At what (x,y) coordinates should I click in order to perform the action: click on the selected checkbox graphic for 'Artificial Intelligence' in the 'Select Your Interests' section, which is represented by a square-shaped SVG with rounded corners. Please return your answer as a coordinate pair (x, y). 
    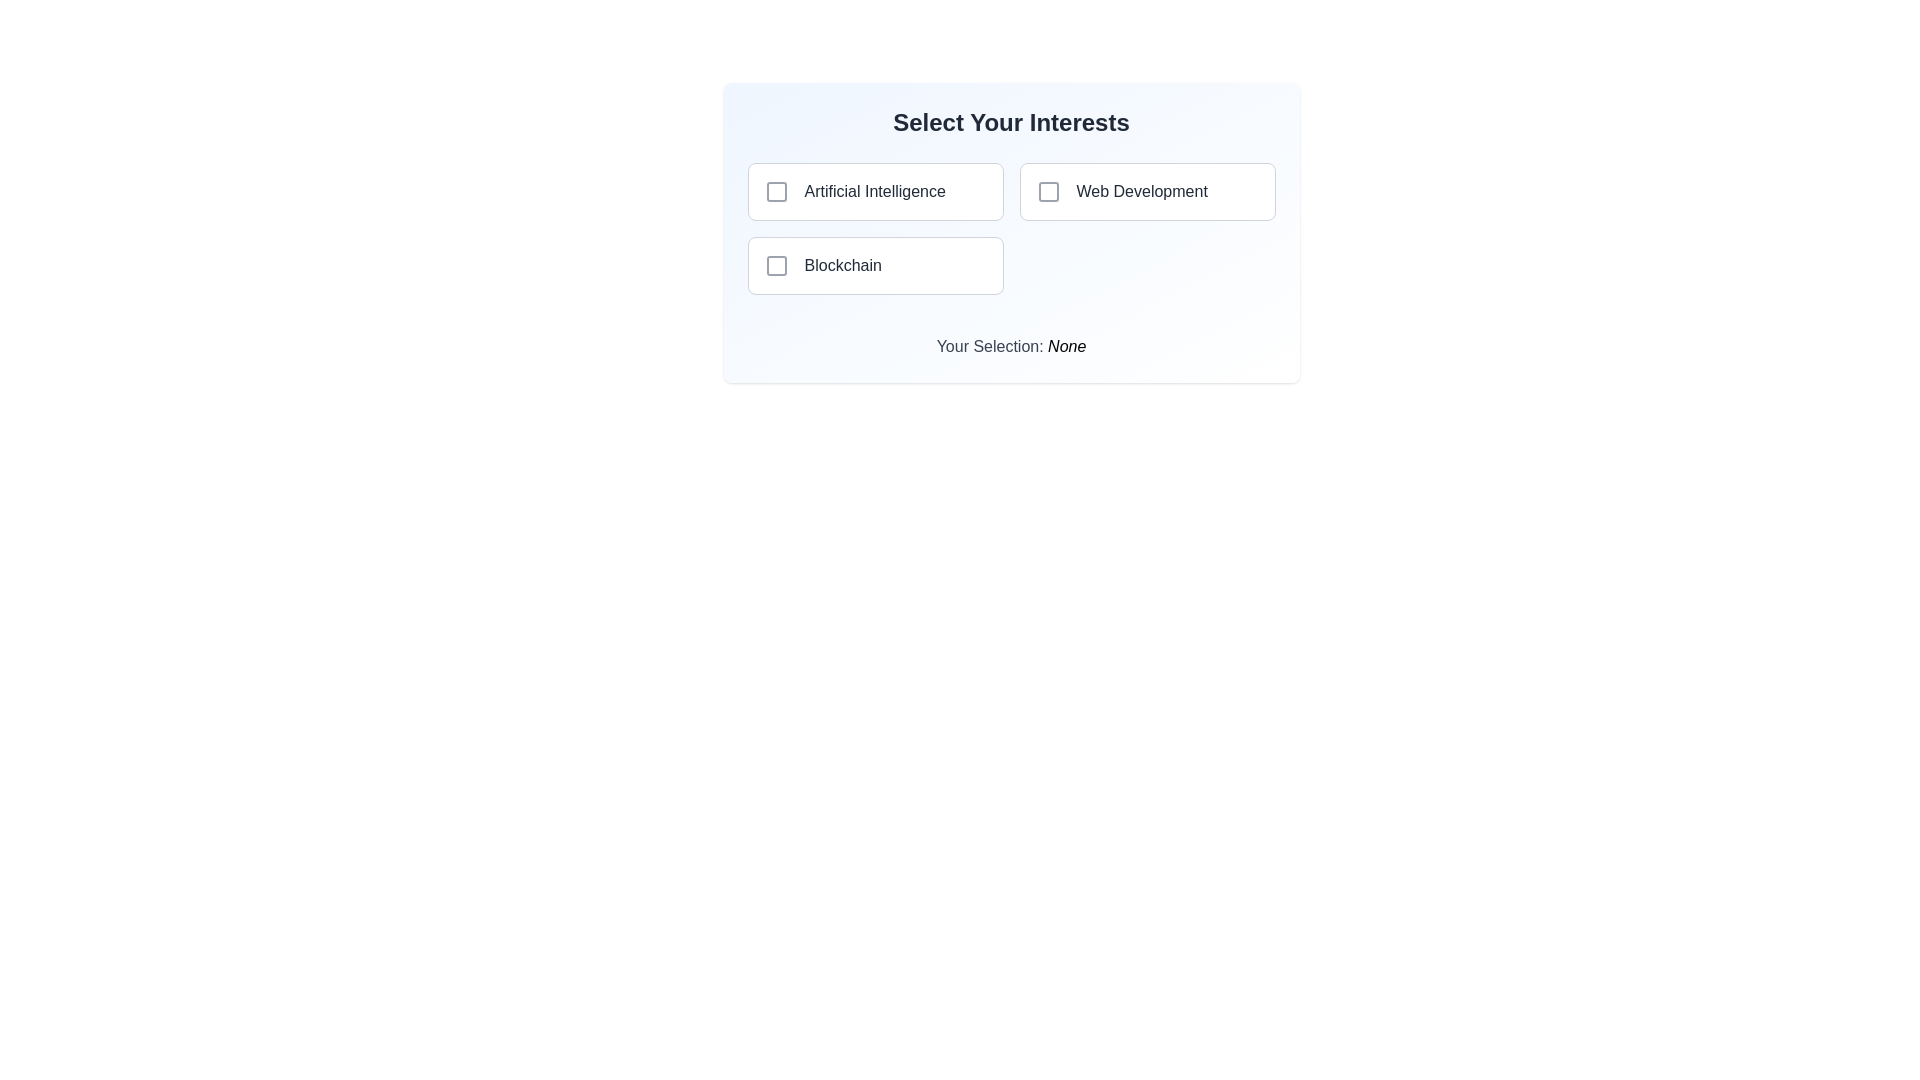
    Looking at the image, I should click on (775, 192).